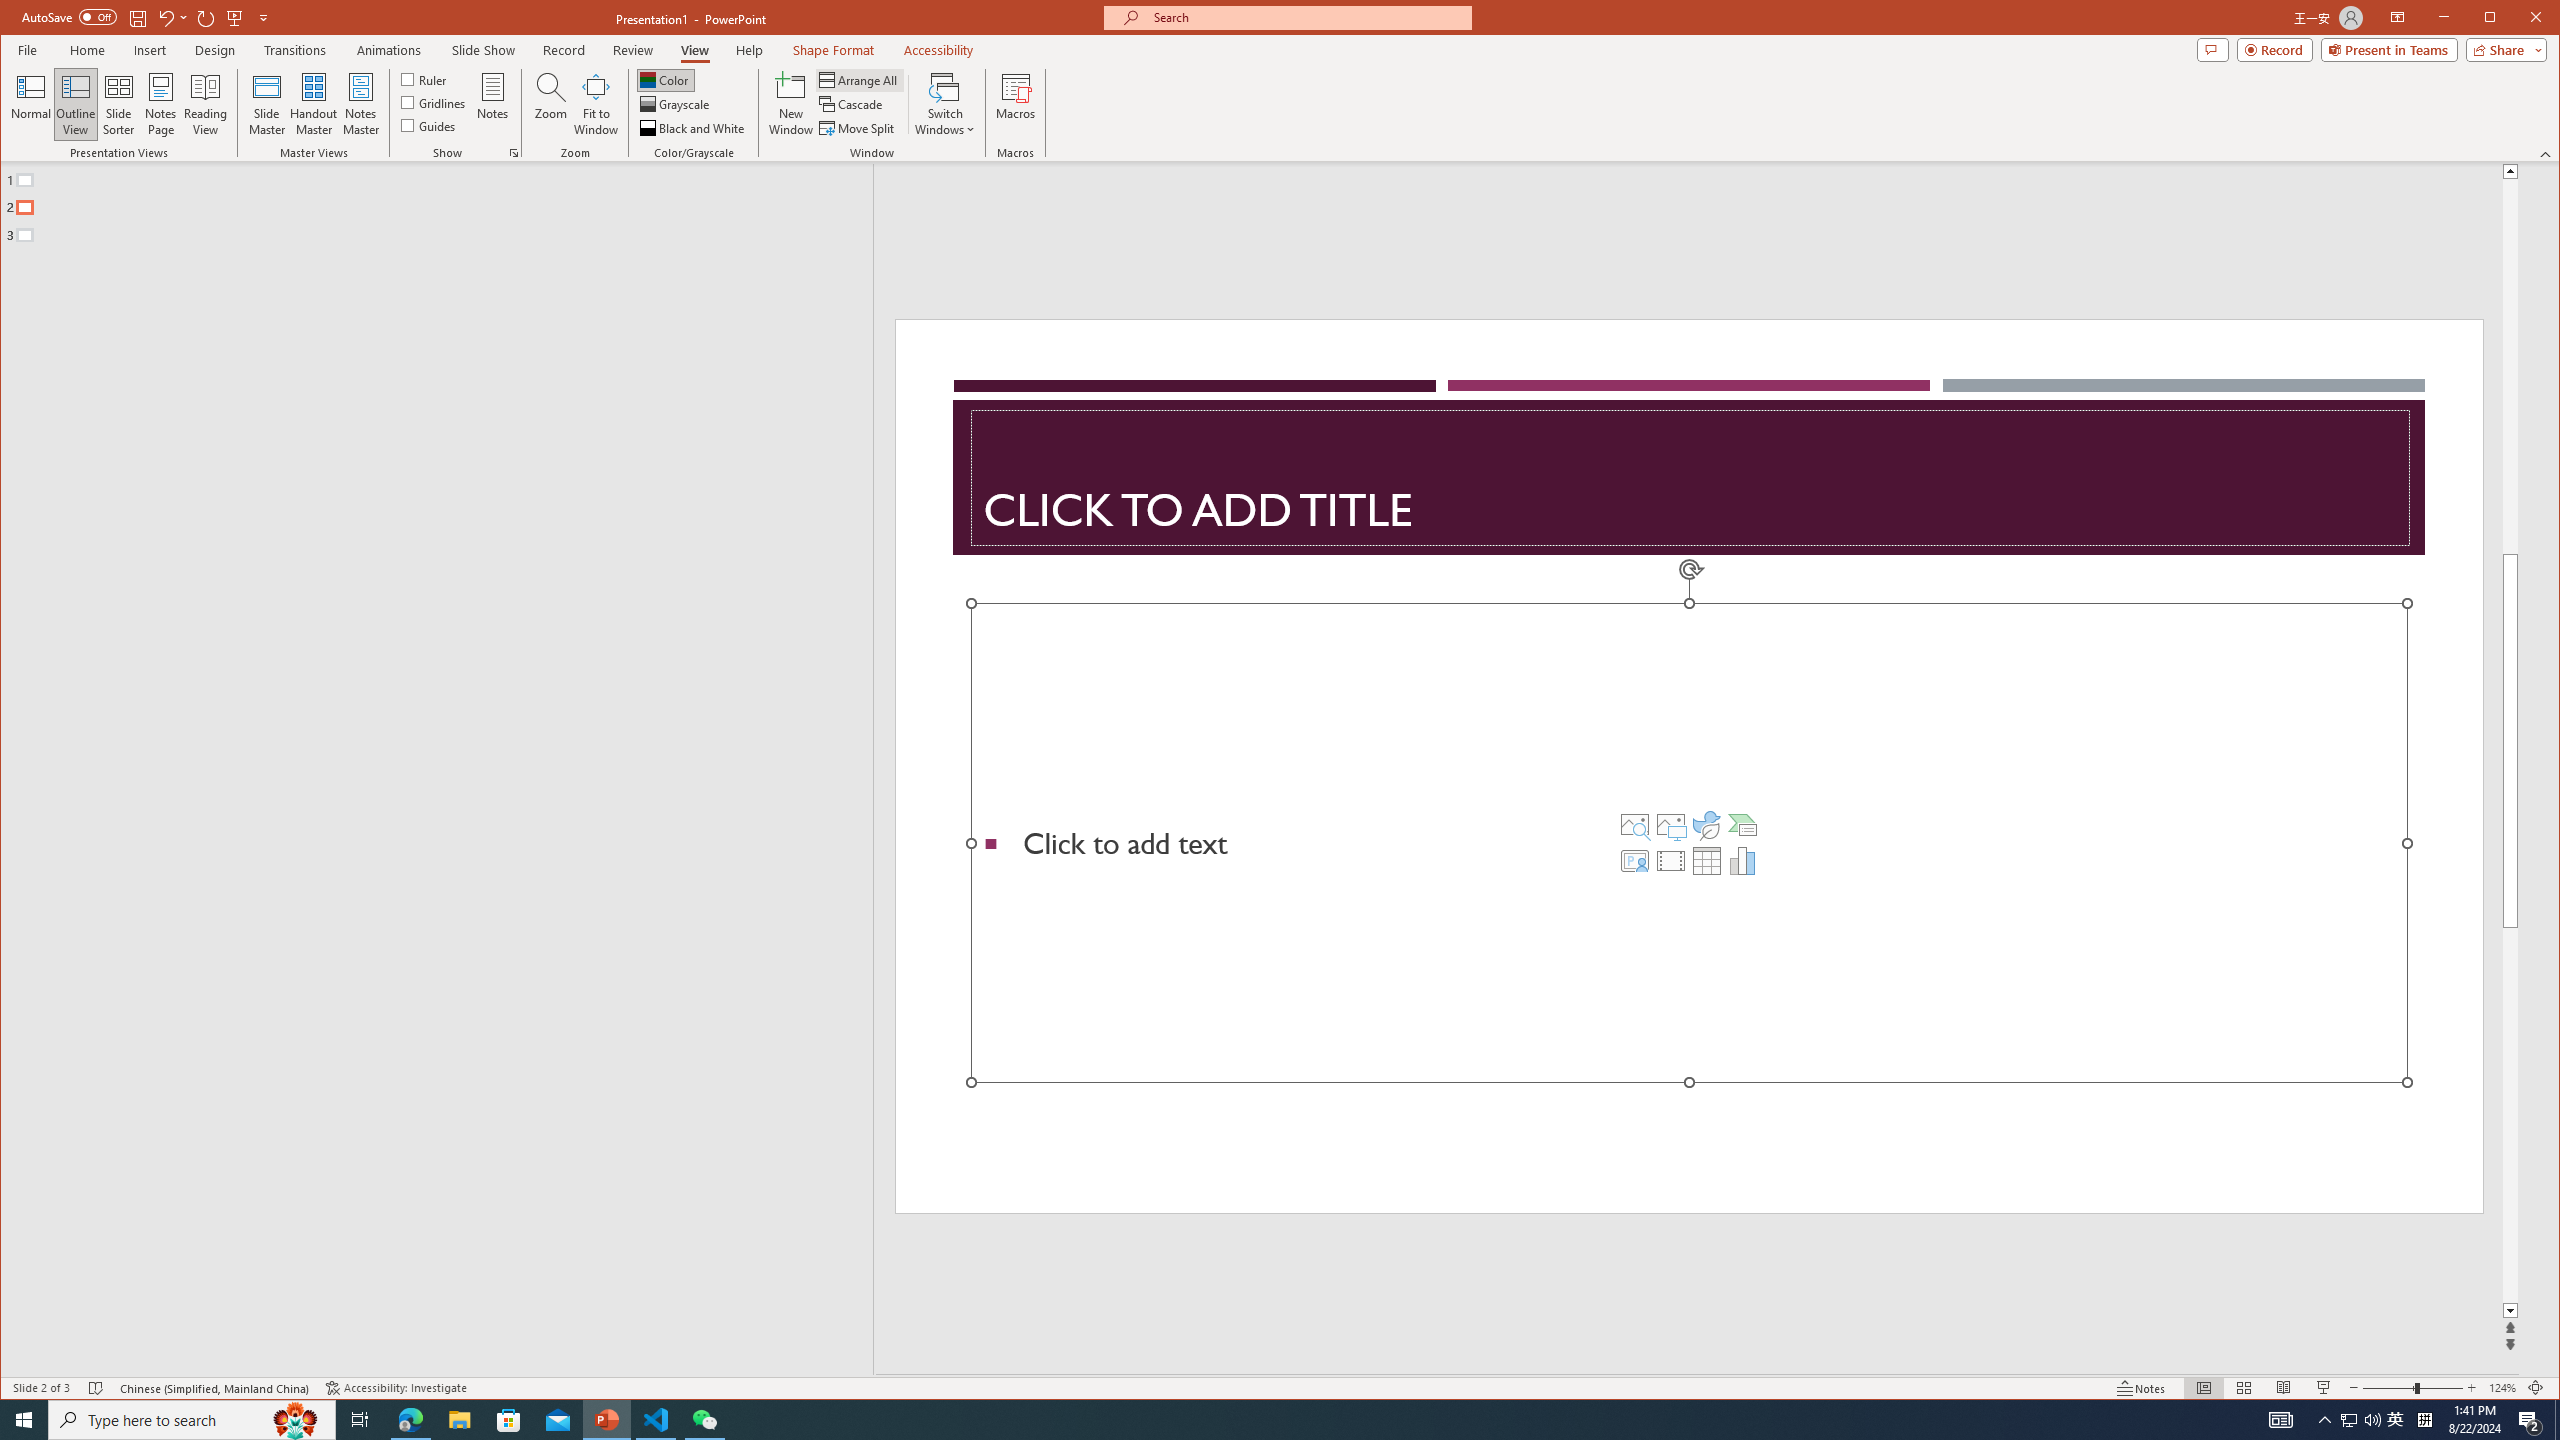 Image resolution: width=2560 pixels, height=1440 pixels. I want to click on 'Maximize', so click(2519, 19).